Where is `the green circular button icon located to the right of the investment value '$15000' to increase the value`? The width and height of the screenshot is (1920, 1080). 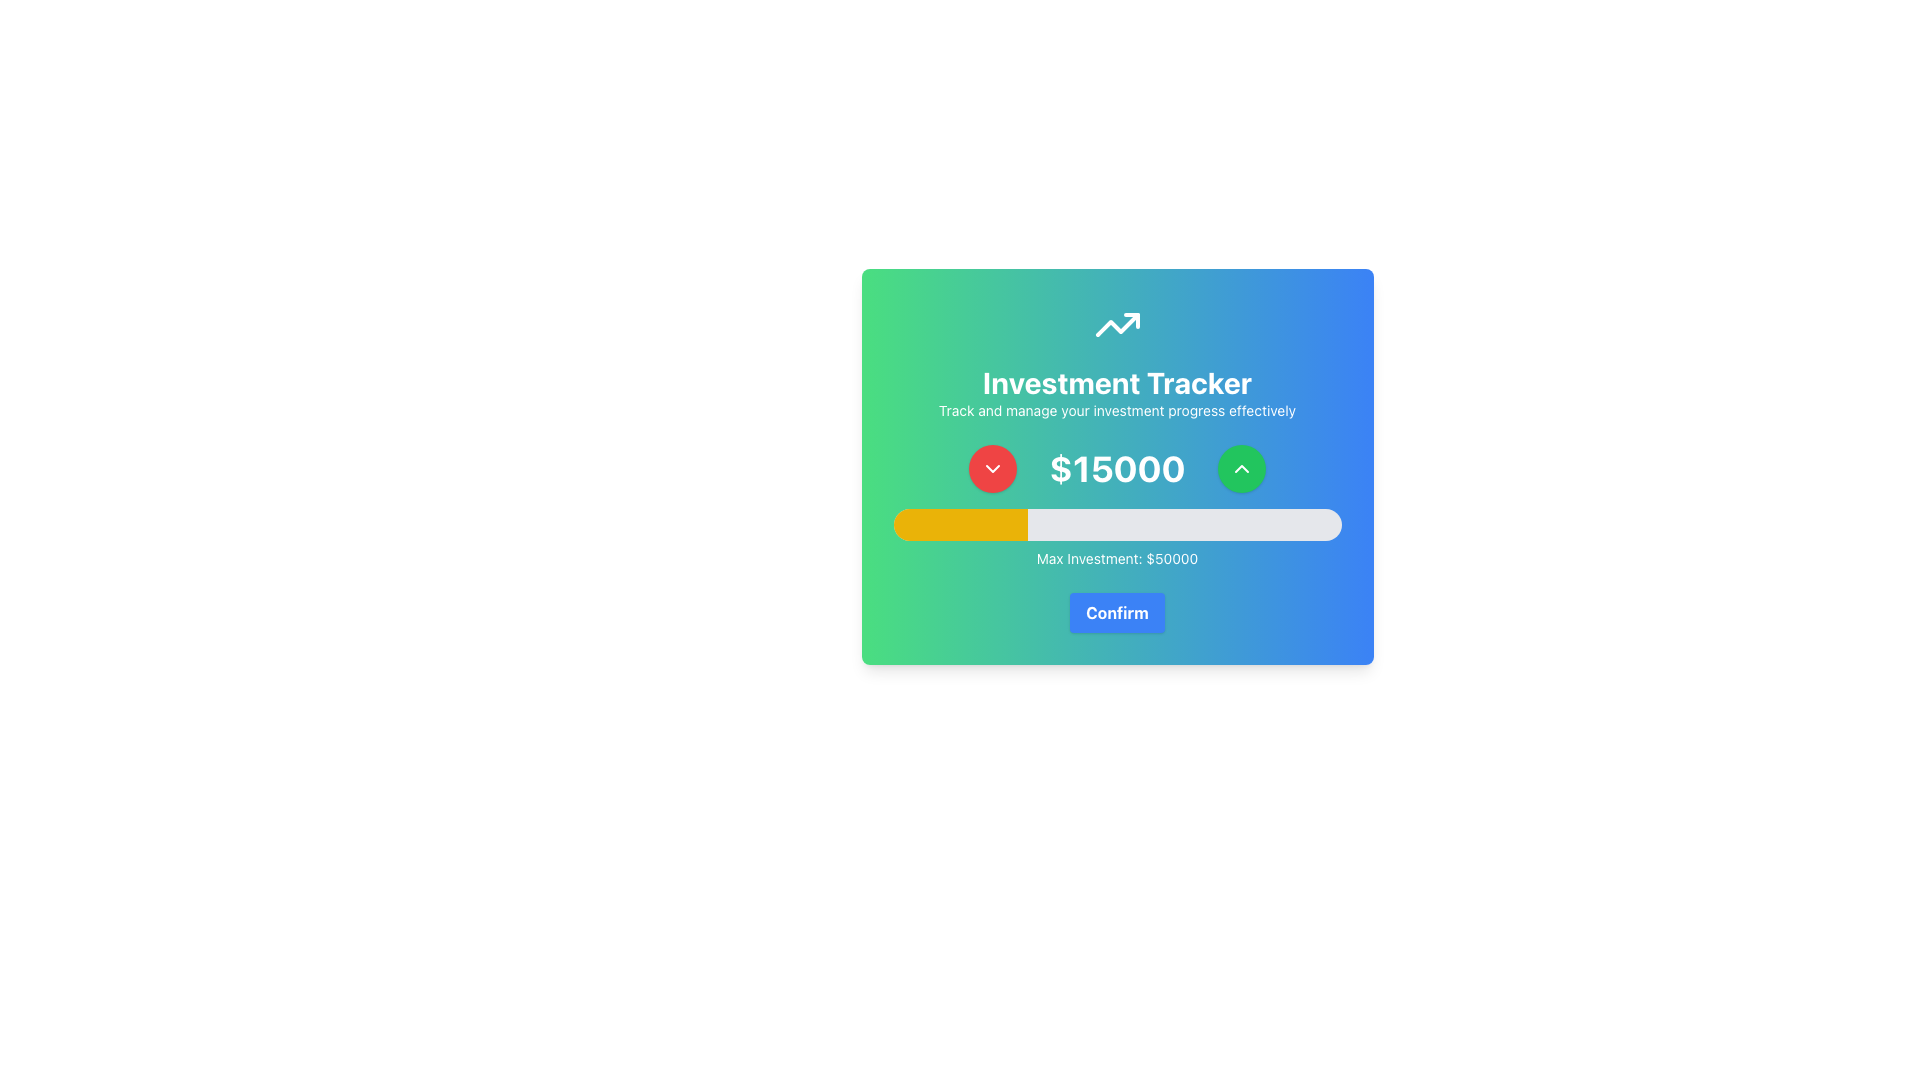 the green circular button icon located to the right of the investment value '$15000' to increase the value is located at coordinates (1240, 469).